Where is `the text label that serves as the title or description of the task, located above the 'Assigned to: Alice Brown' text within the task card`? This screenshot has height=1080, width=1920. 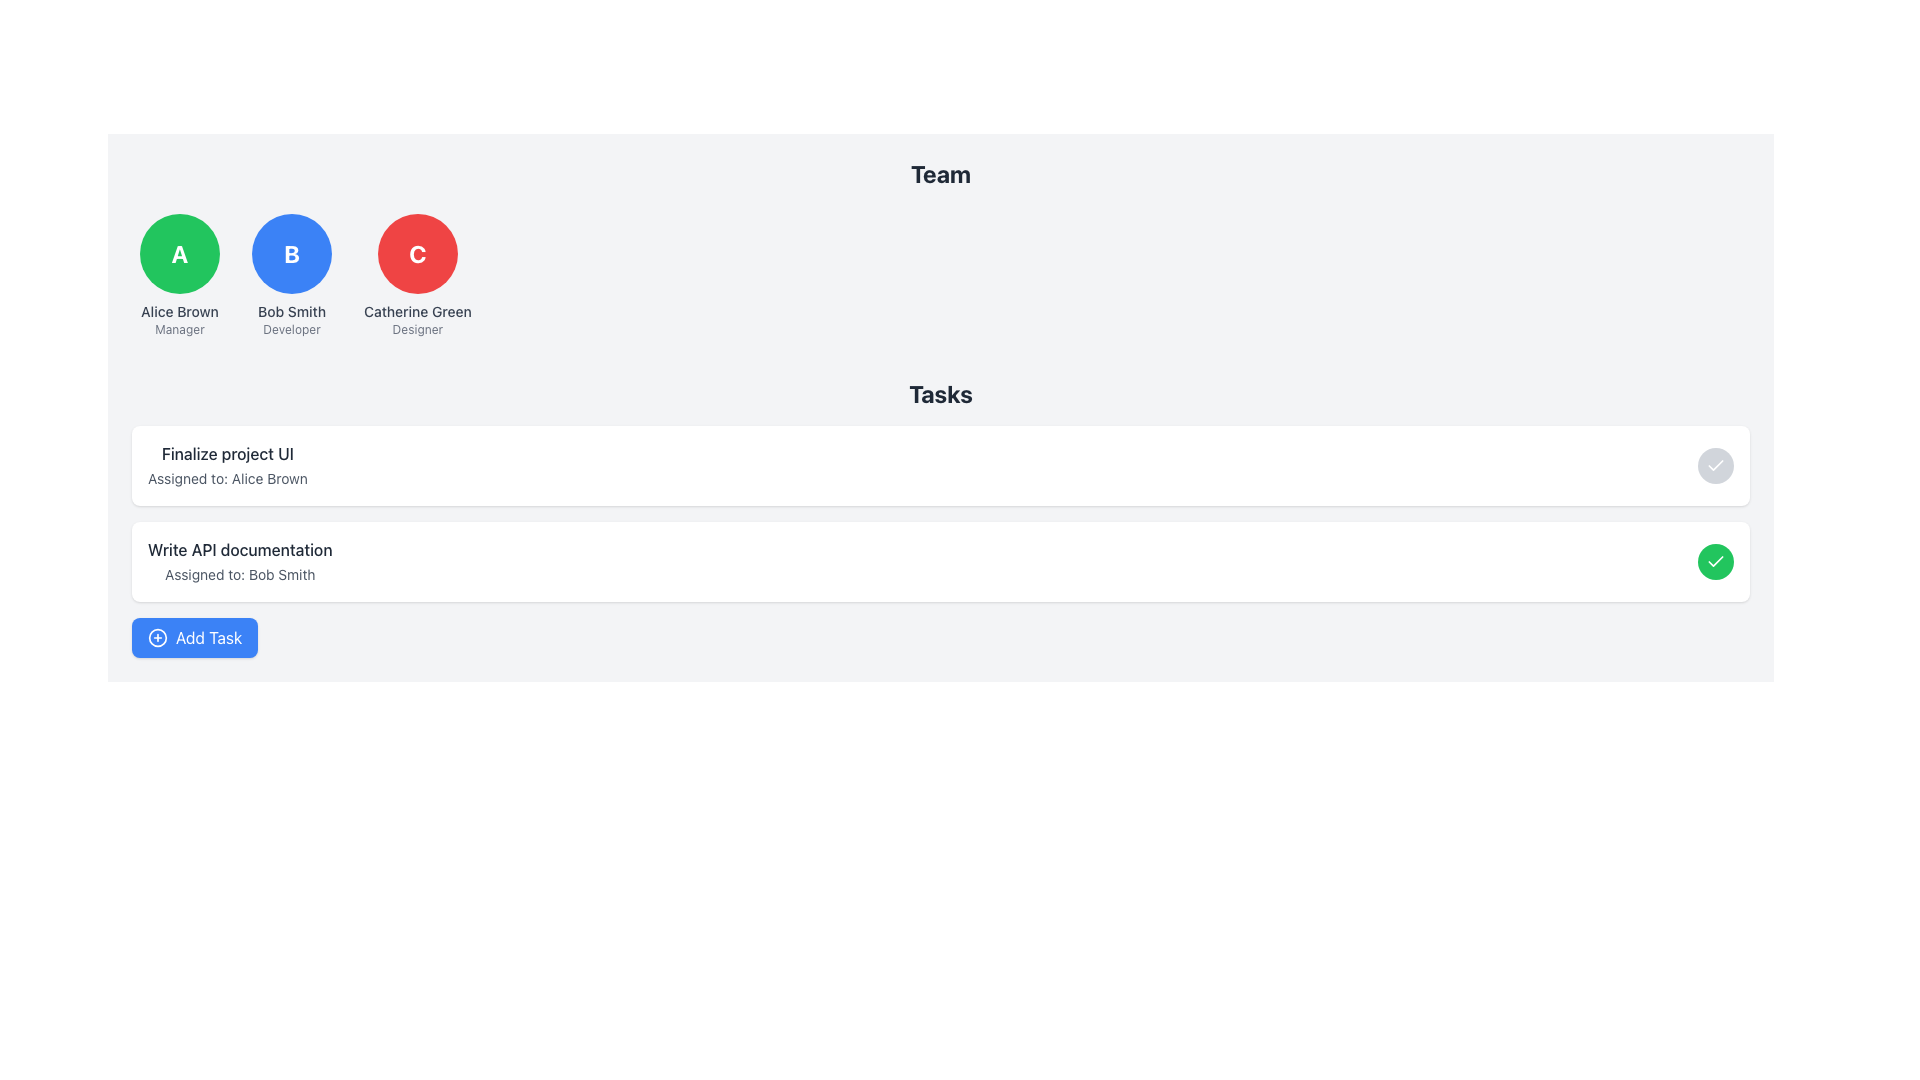 the text label that serves as the title or description of the task, located above the 'Assigned to: Alice Brown' text within the task card is located at coordinates (227, 454).